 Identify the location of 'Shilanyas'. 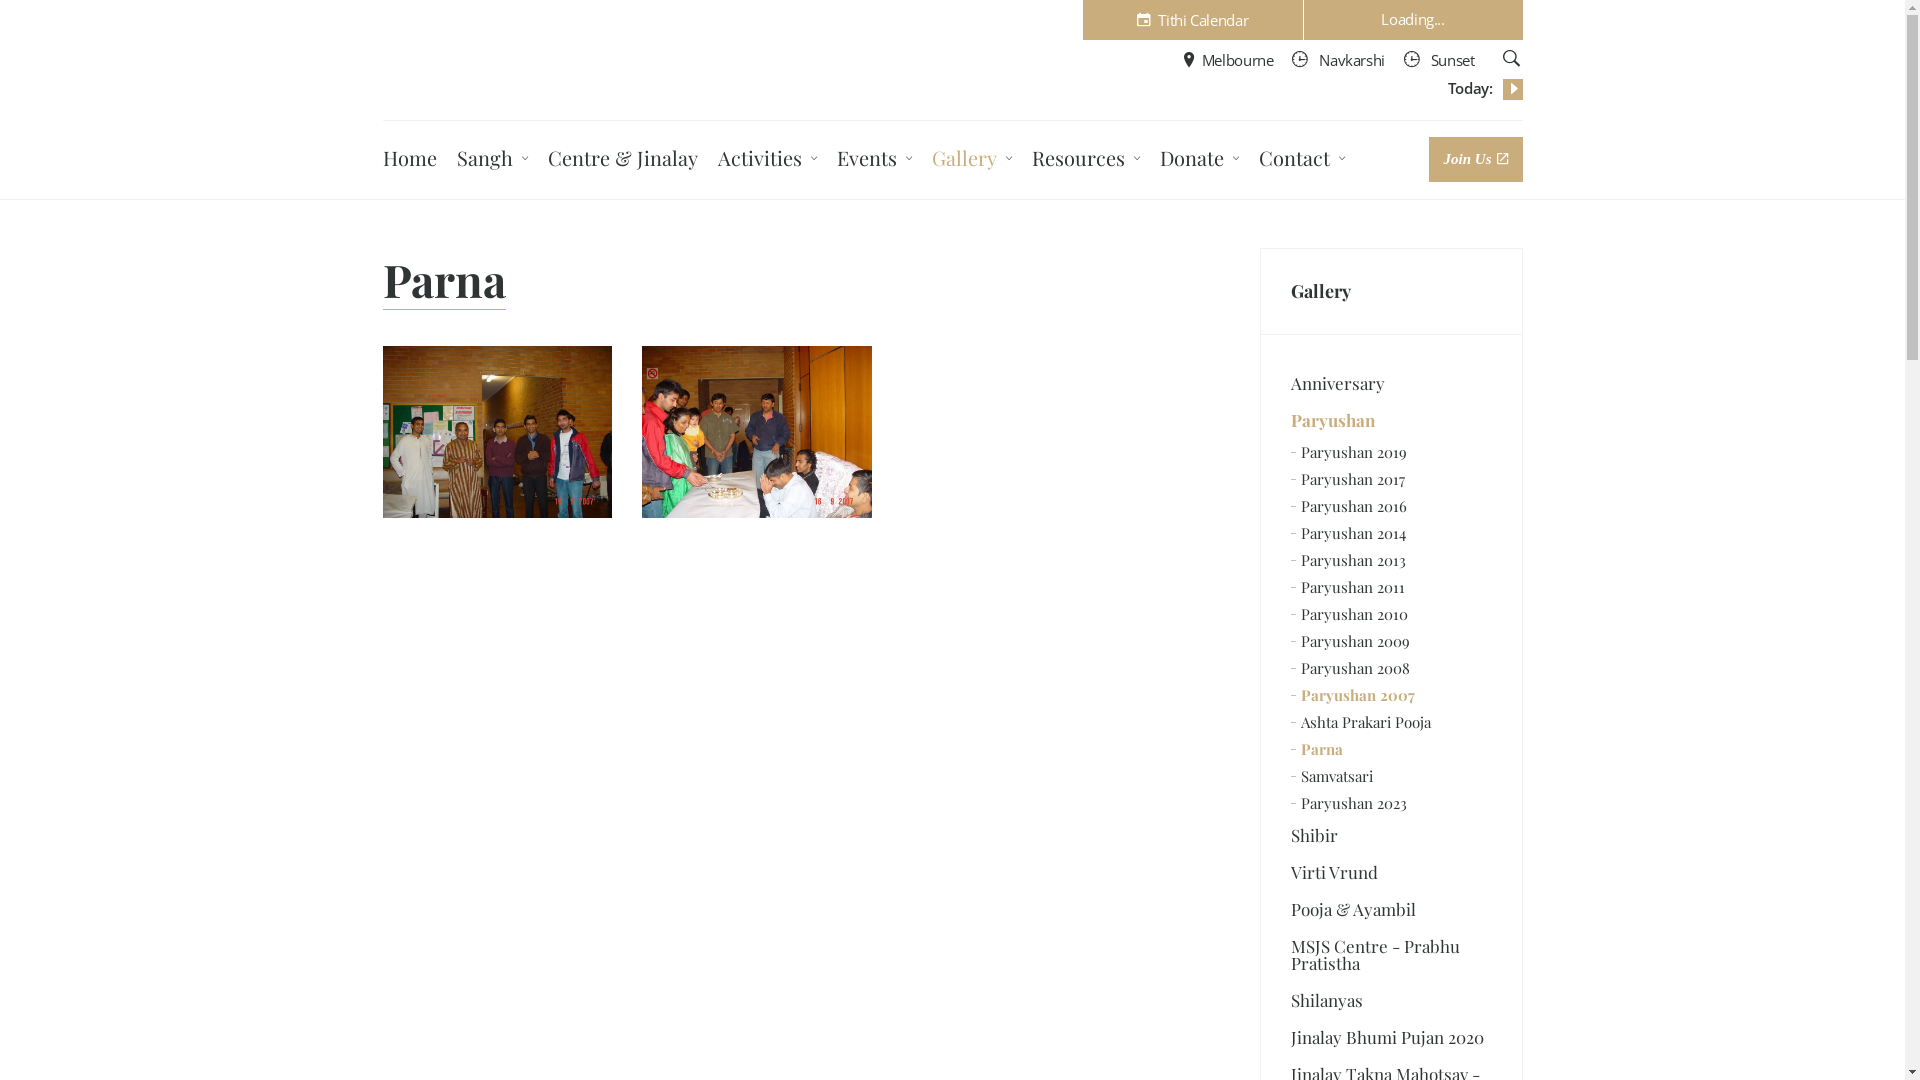
(1390, 1000).